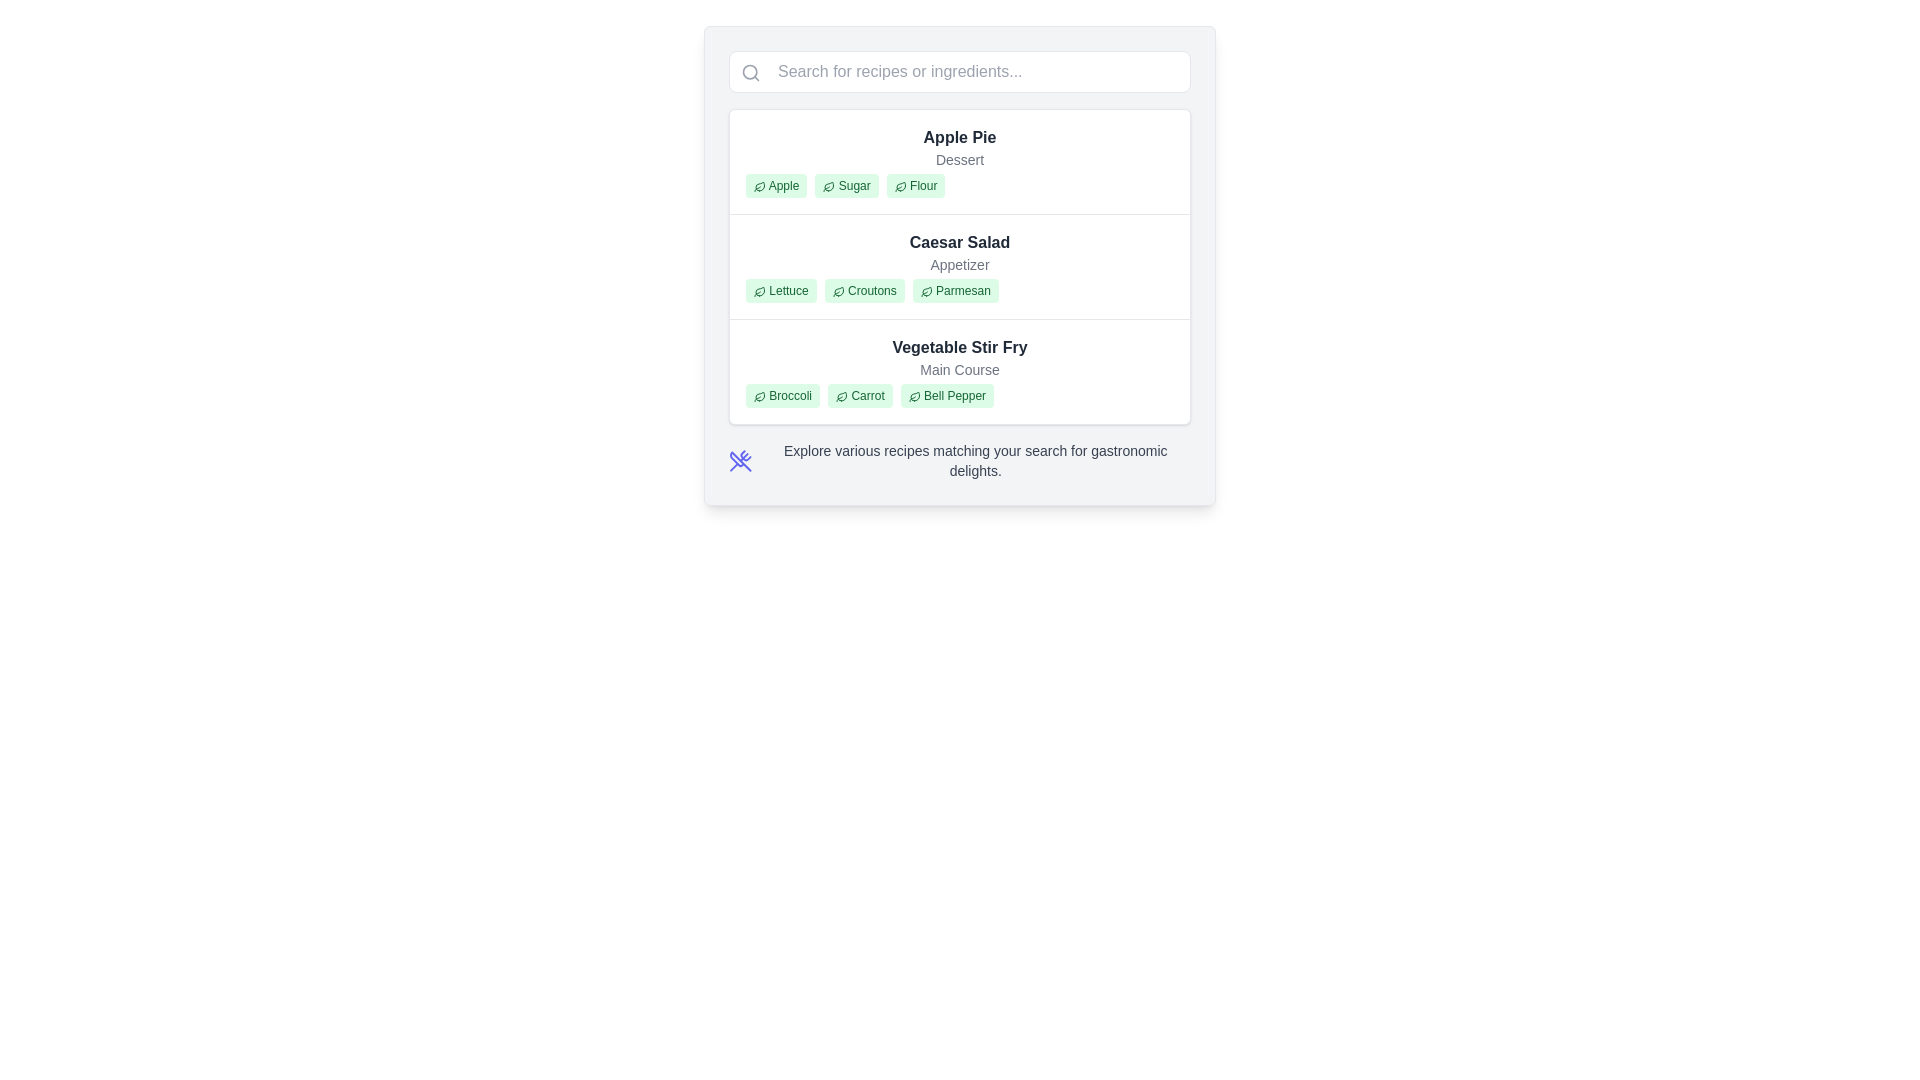 This screenshot has height=1080, width=1920. Describe the element at coordinates (925, 291) in the screenshot. I see `the leaf-shaped SVG icon next to the Parmesan item in the Caesar Salad ingredient list` at that location.